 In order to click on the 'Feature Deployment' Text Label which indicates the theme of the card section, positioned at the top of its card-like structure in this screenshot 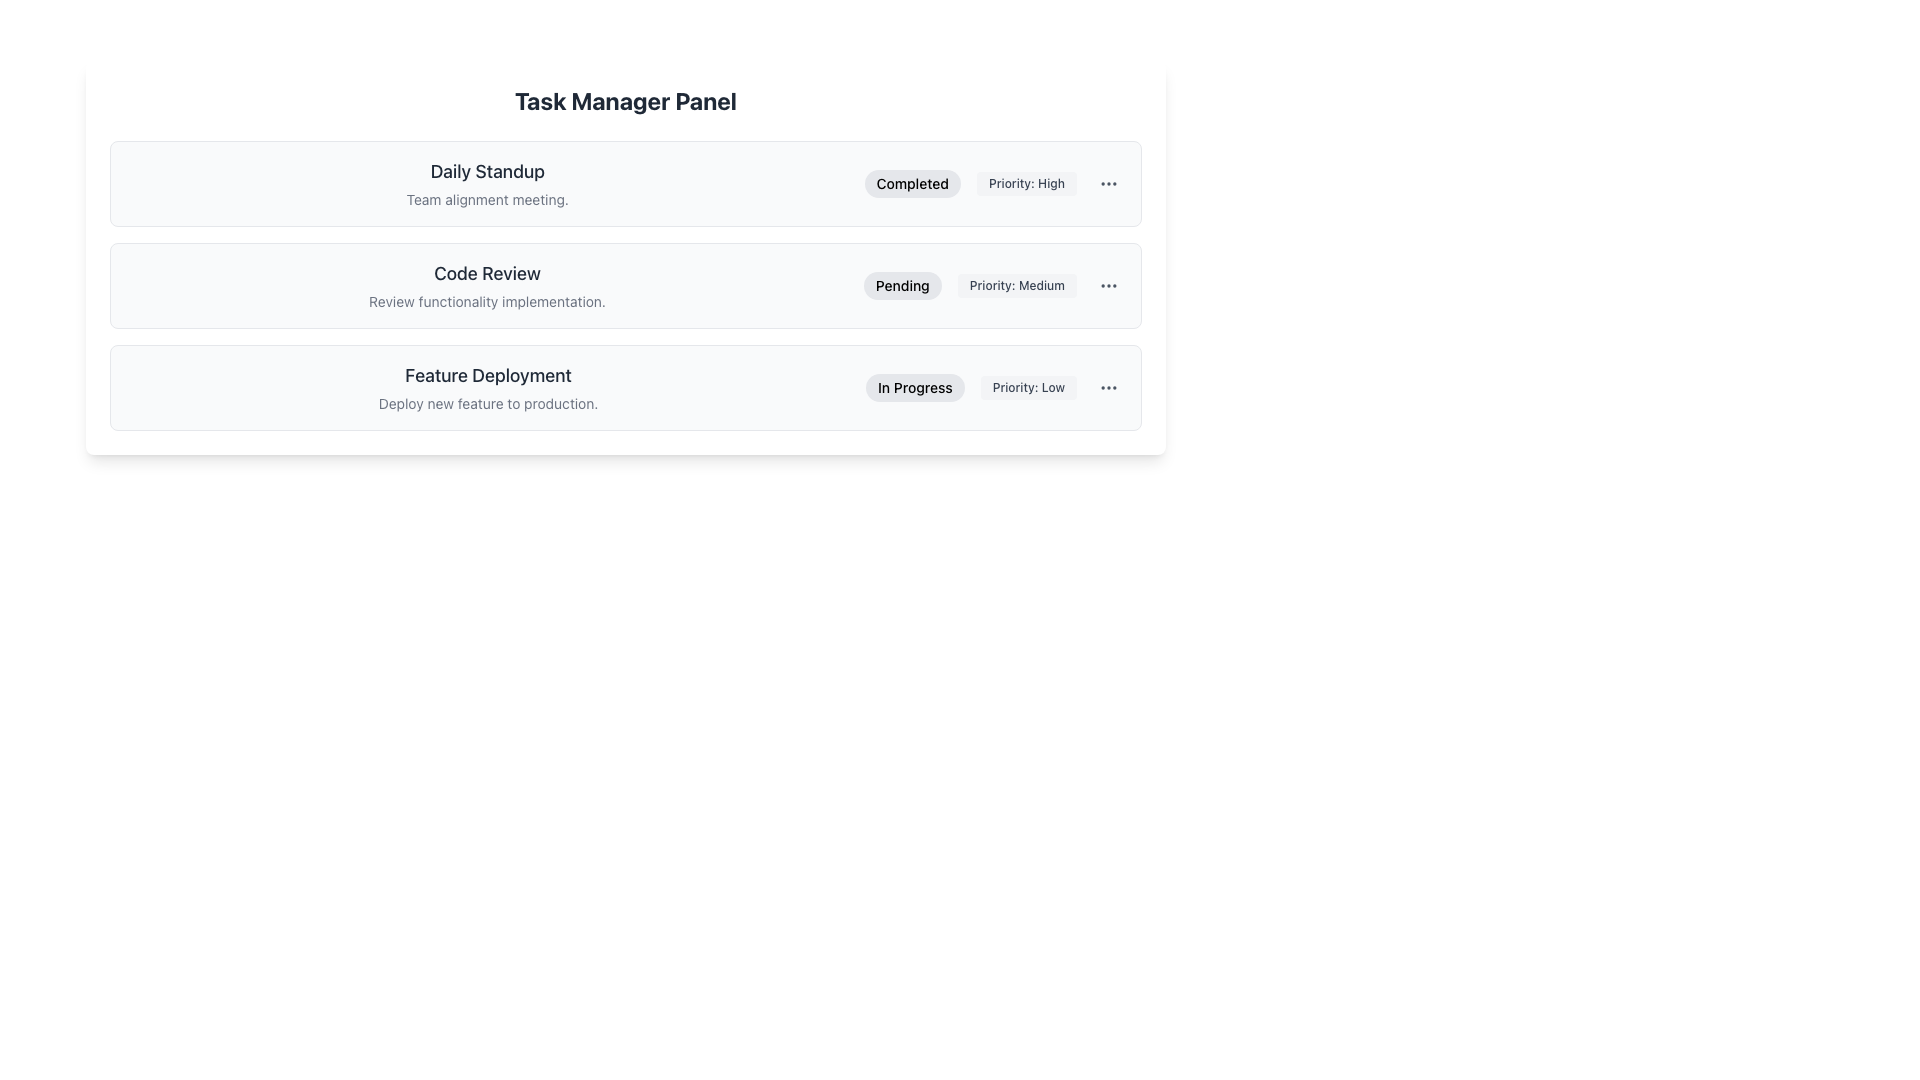, I will do `click(488, 375)`.